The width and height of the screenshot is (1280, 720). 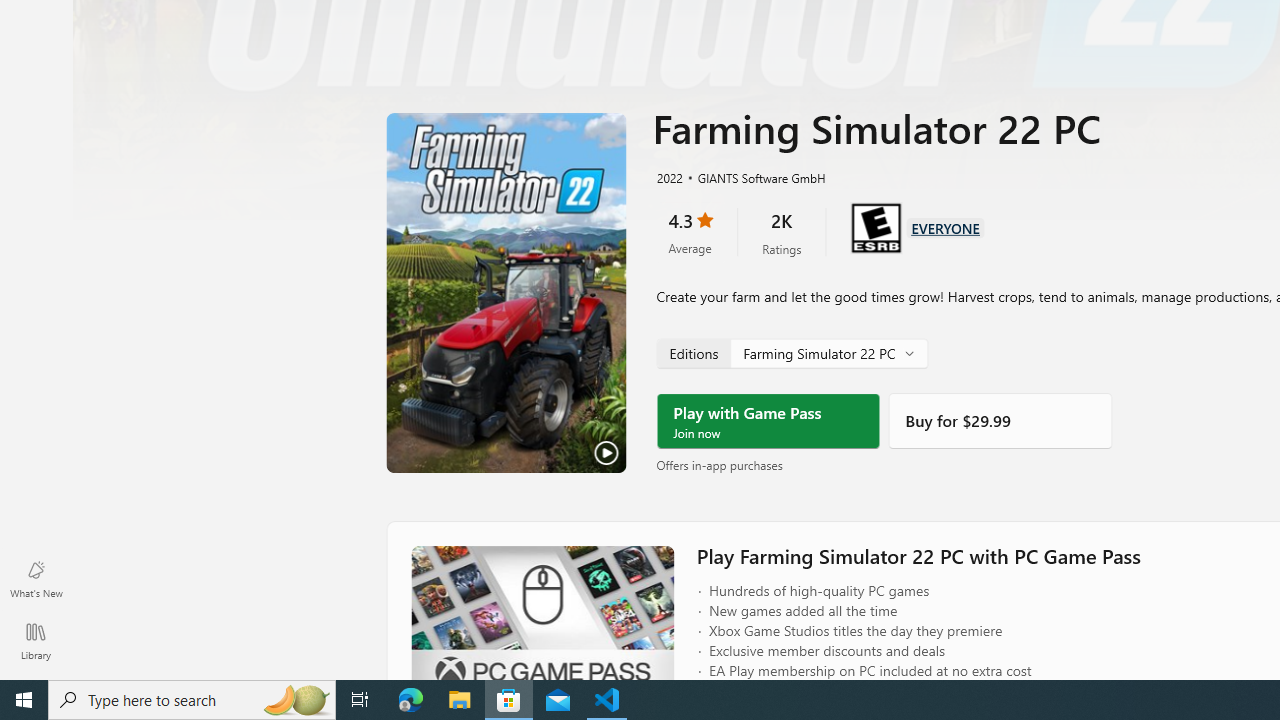 What do you see at coordinates (944, 225) in the screenshot?
I see `'Age rating: EVERYONE. Click for more information.'` at bounding box center [944, 225].